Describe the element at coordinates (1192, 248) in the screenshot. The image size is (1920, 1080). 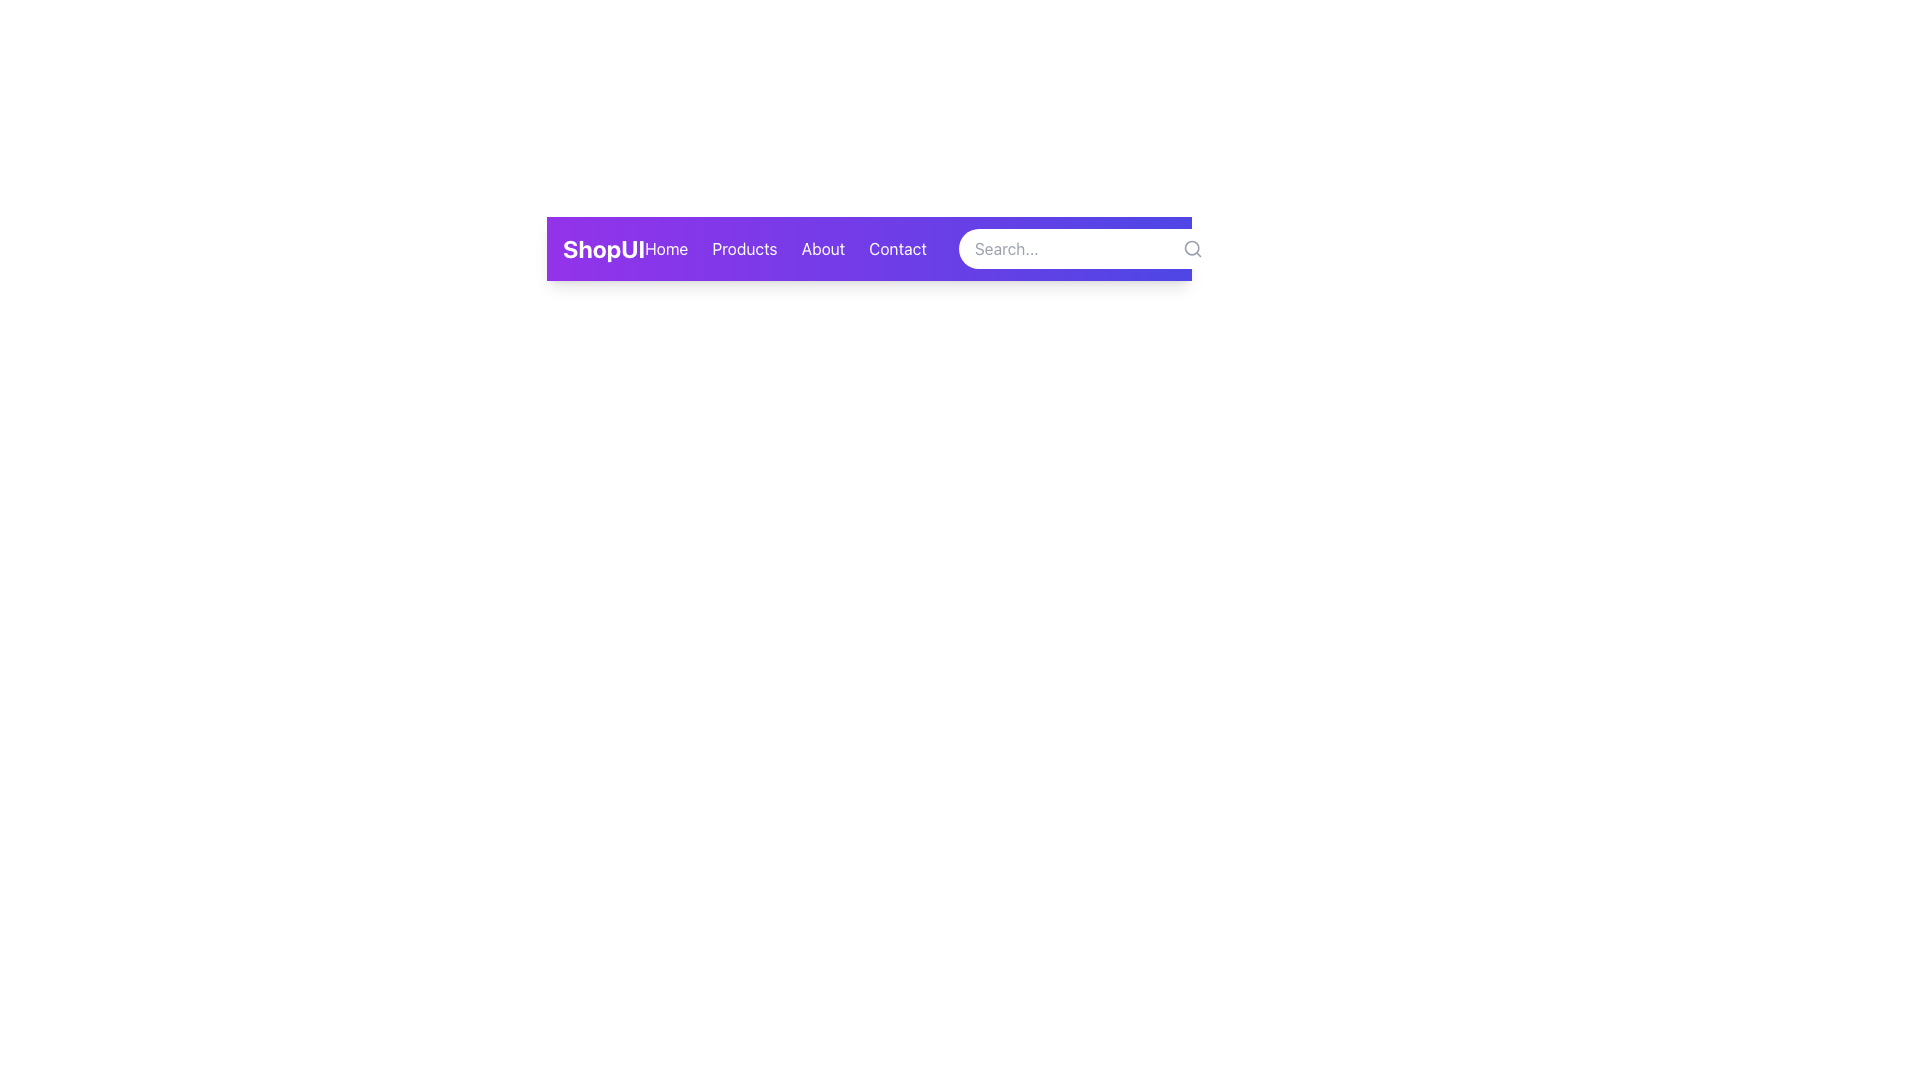
I see `the Search icon (magnifying glass) located at the far right of the search bar in the navigation header` at that location.